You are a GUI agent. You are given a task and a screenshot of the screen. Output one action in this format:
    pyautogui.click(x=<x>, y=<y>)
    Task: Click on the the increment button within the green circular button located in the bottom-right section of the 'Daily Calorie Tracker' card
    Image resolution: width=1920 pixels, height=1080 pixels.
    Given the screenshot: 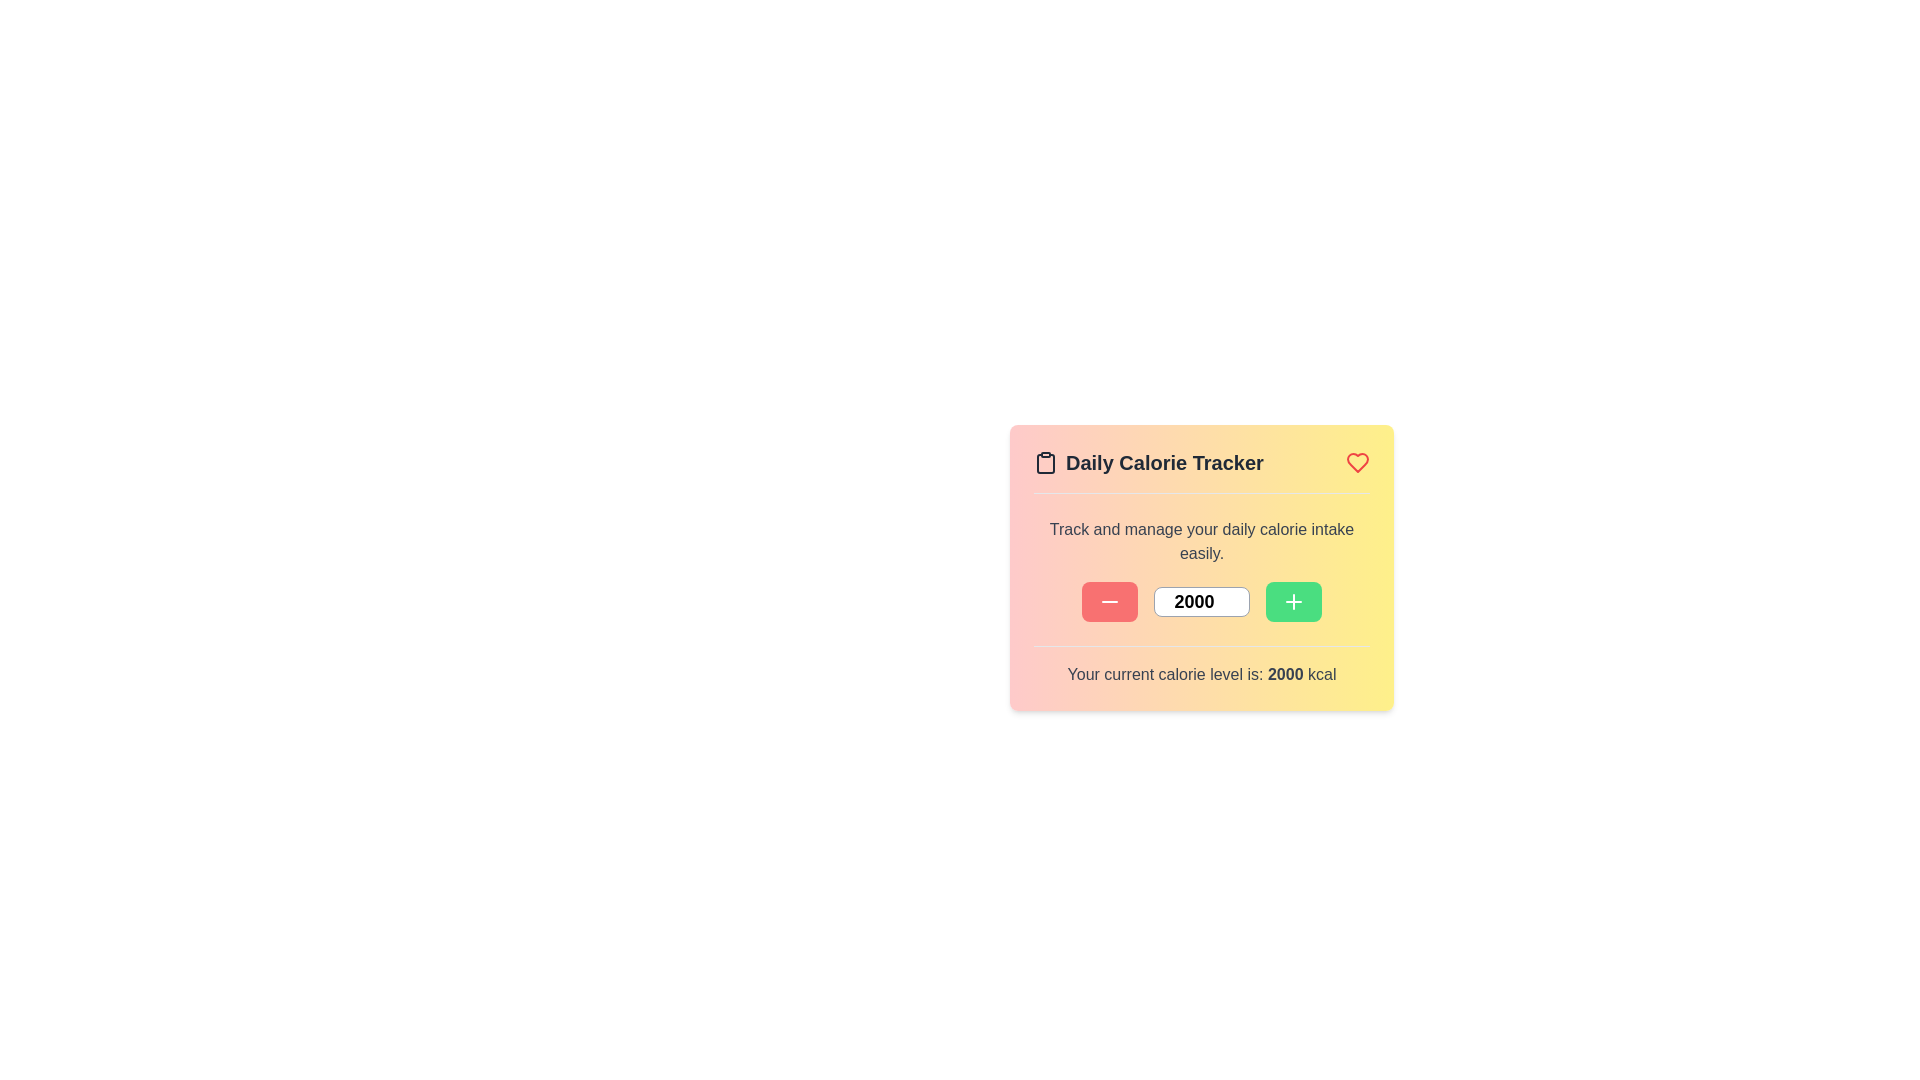 What is the action you would take?
    pyautogui.click(x=1294, y=600)
    